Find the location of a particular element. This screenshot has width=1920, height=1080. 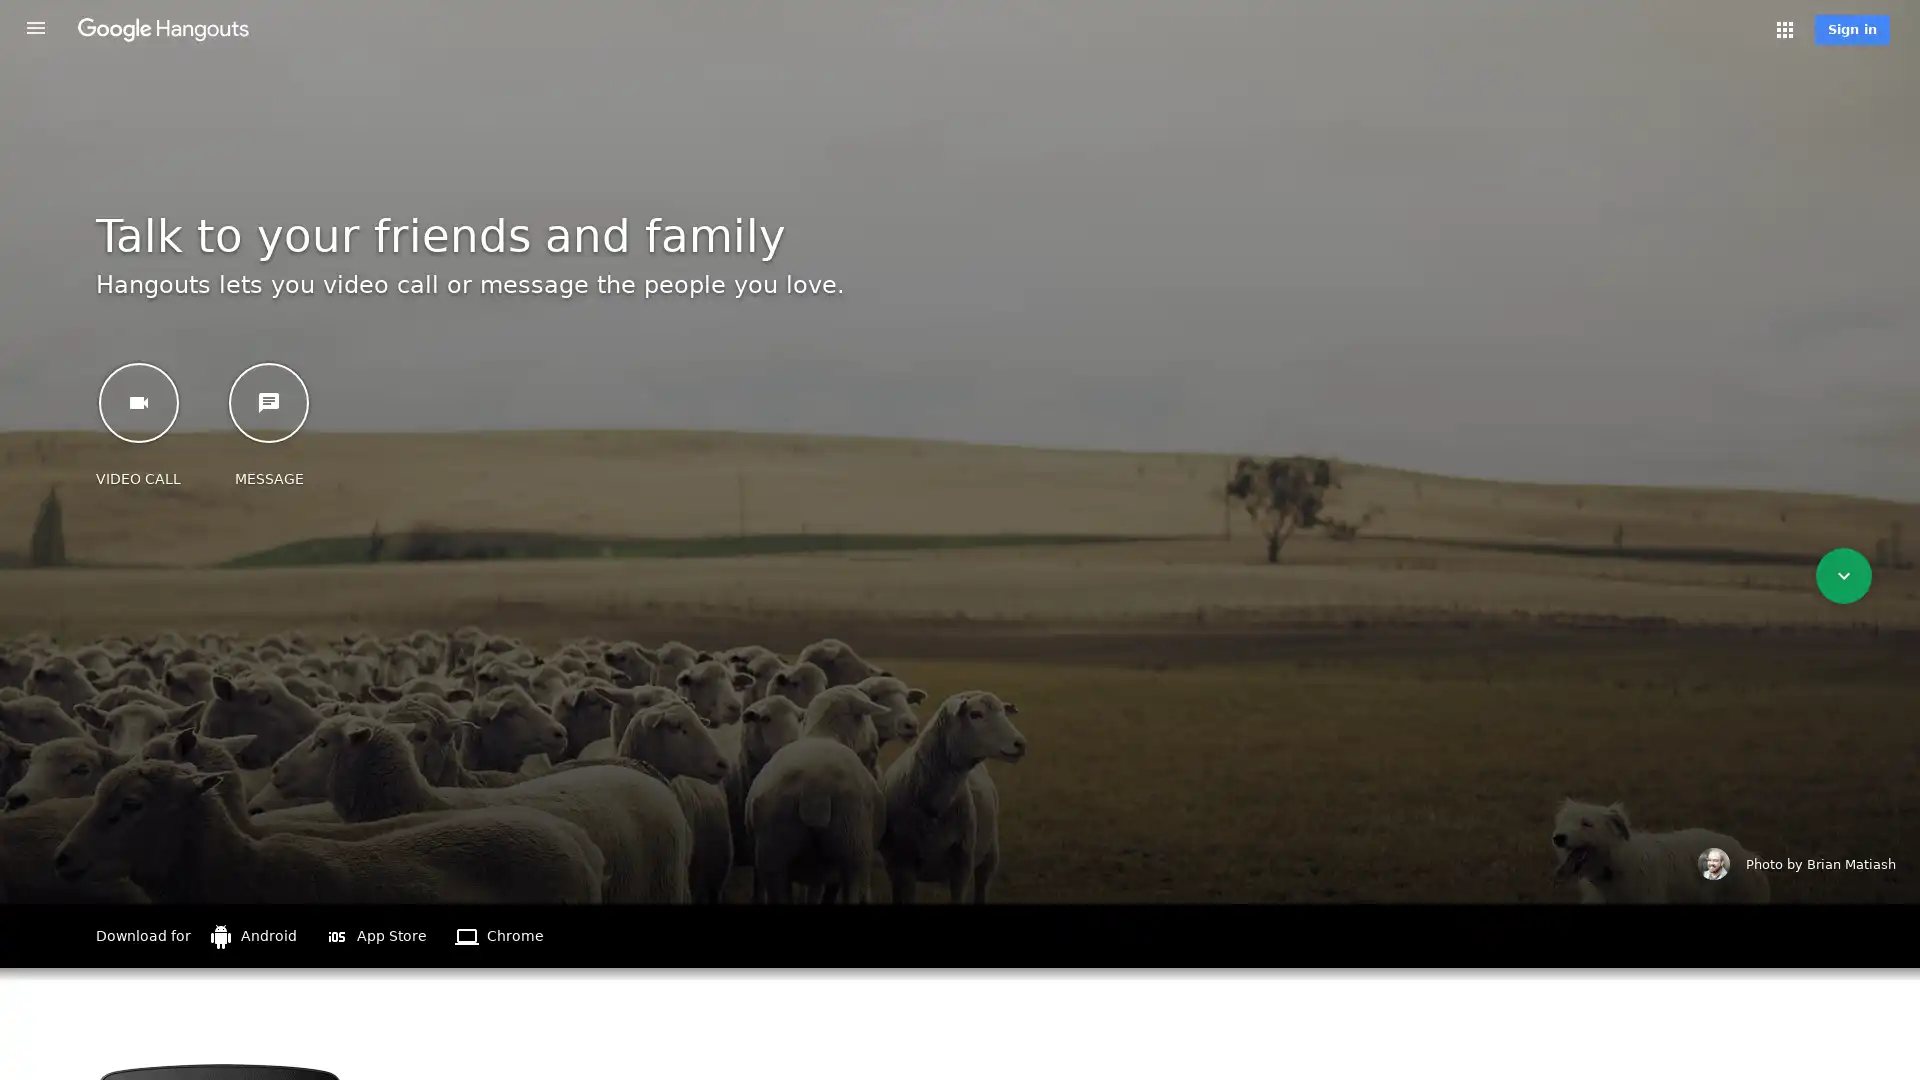

Google apps is located at coordinates (1785, 30).